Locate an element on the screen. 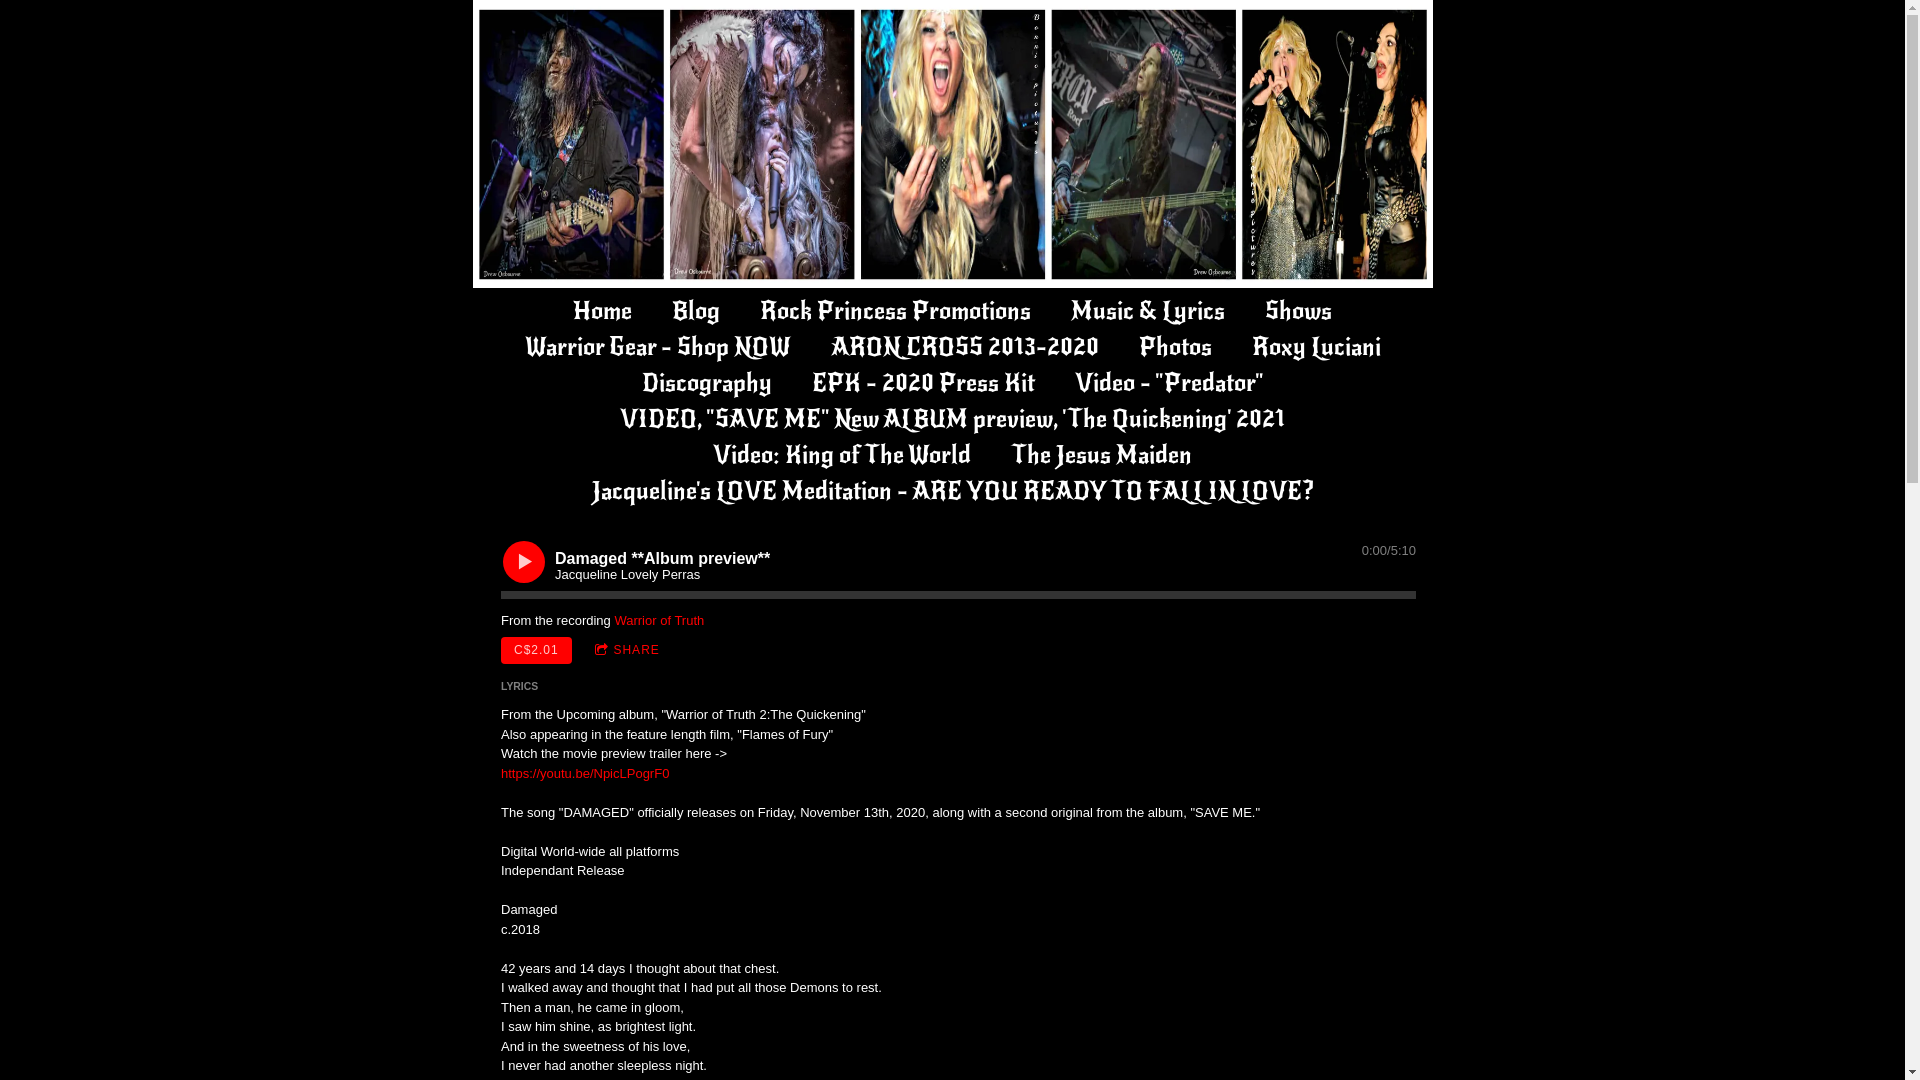 Image resolution: width=1920 pixels, height=1080 pixels. 'C$2.01' is located at coordinates (536, 650).